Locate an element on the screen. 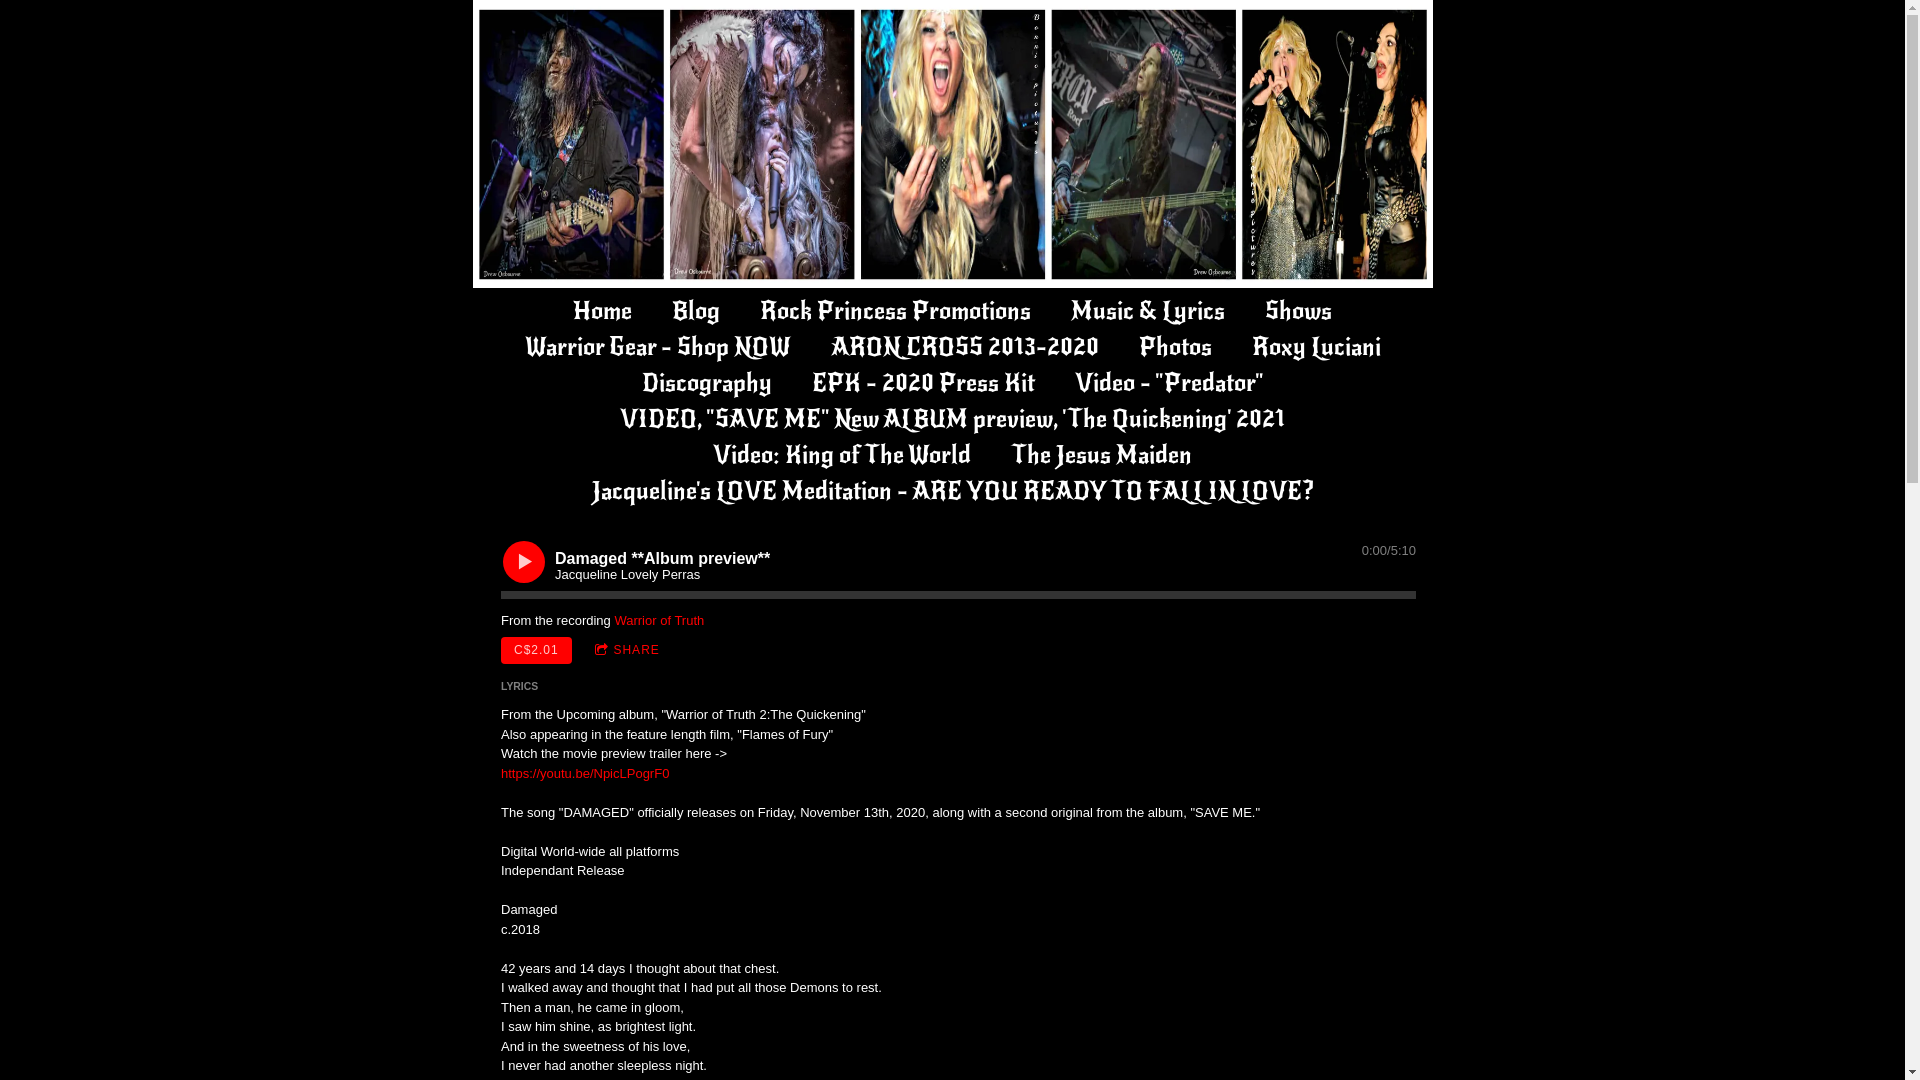 Image resolution: width=1920 pixels, height=1080 pixels. 'C$2.01' is located at coordinates (536, 650).